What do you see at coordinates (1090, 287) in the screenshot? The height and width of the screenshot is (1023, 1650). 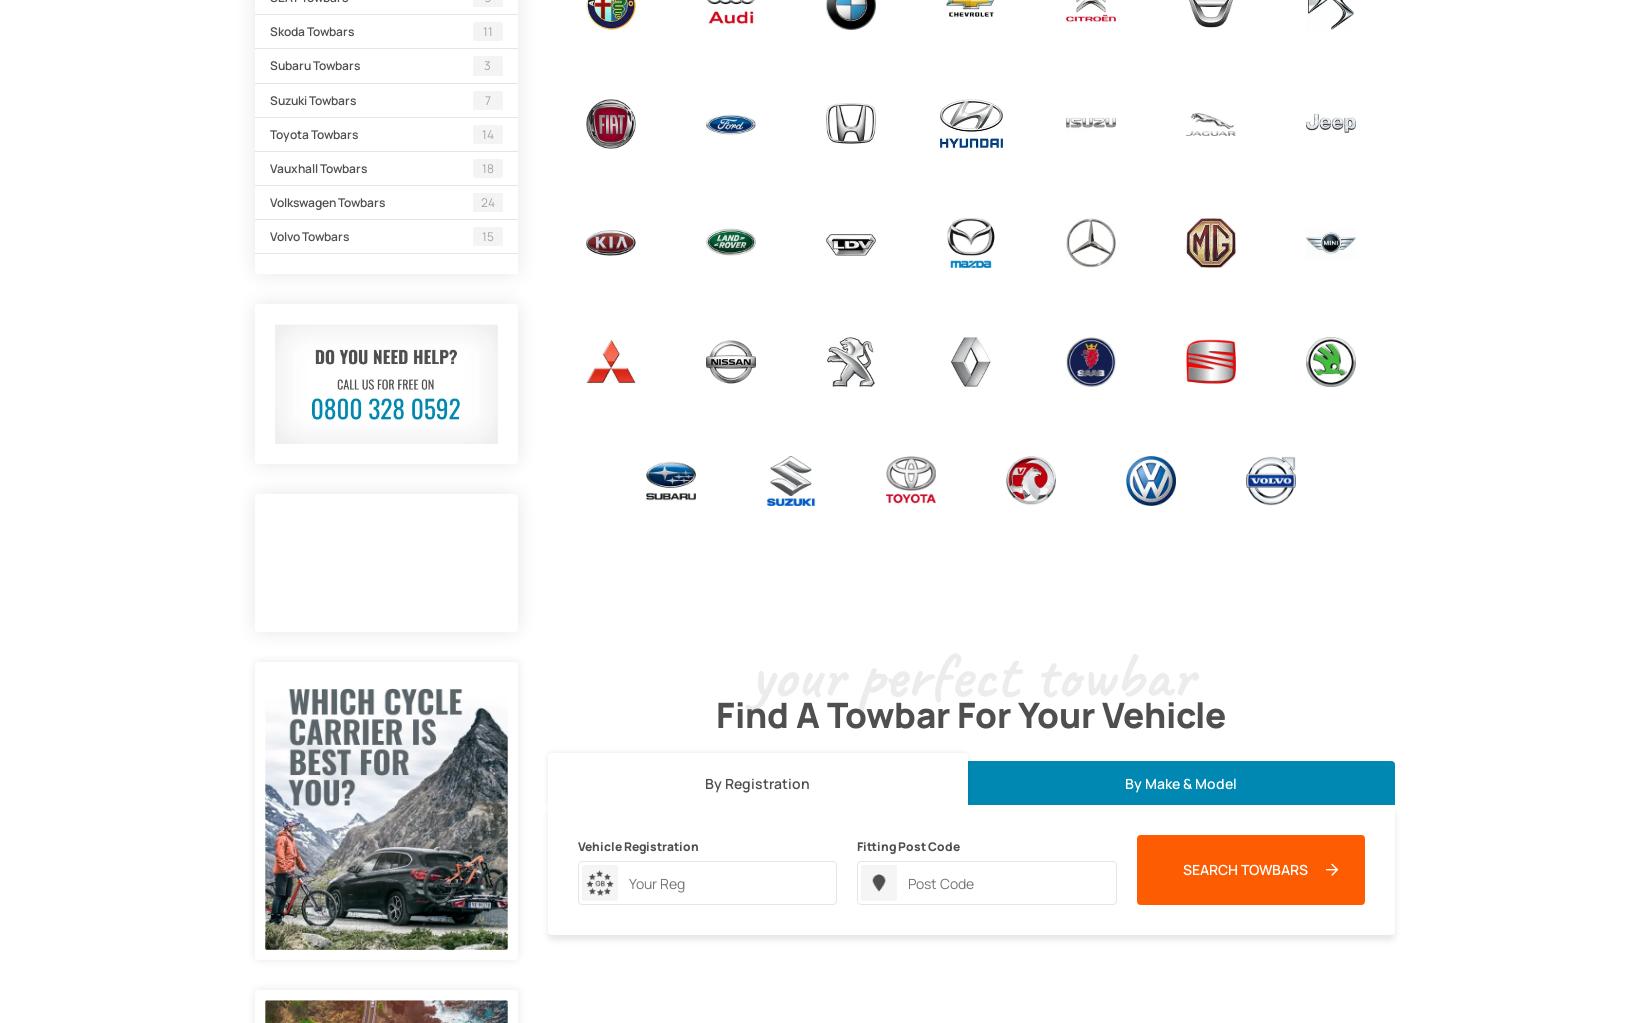 I see `'Mercedes Towbars'` at bounding box center [1090, 287].